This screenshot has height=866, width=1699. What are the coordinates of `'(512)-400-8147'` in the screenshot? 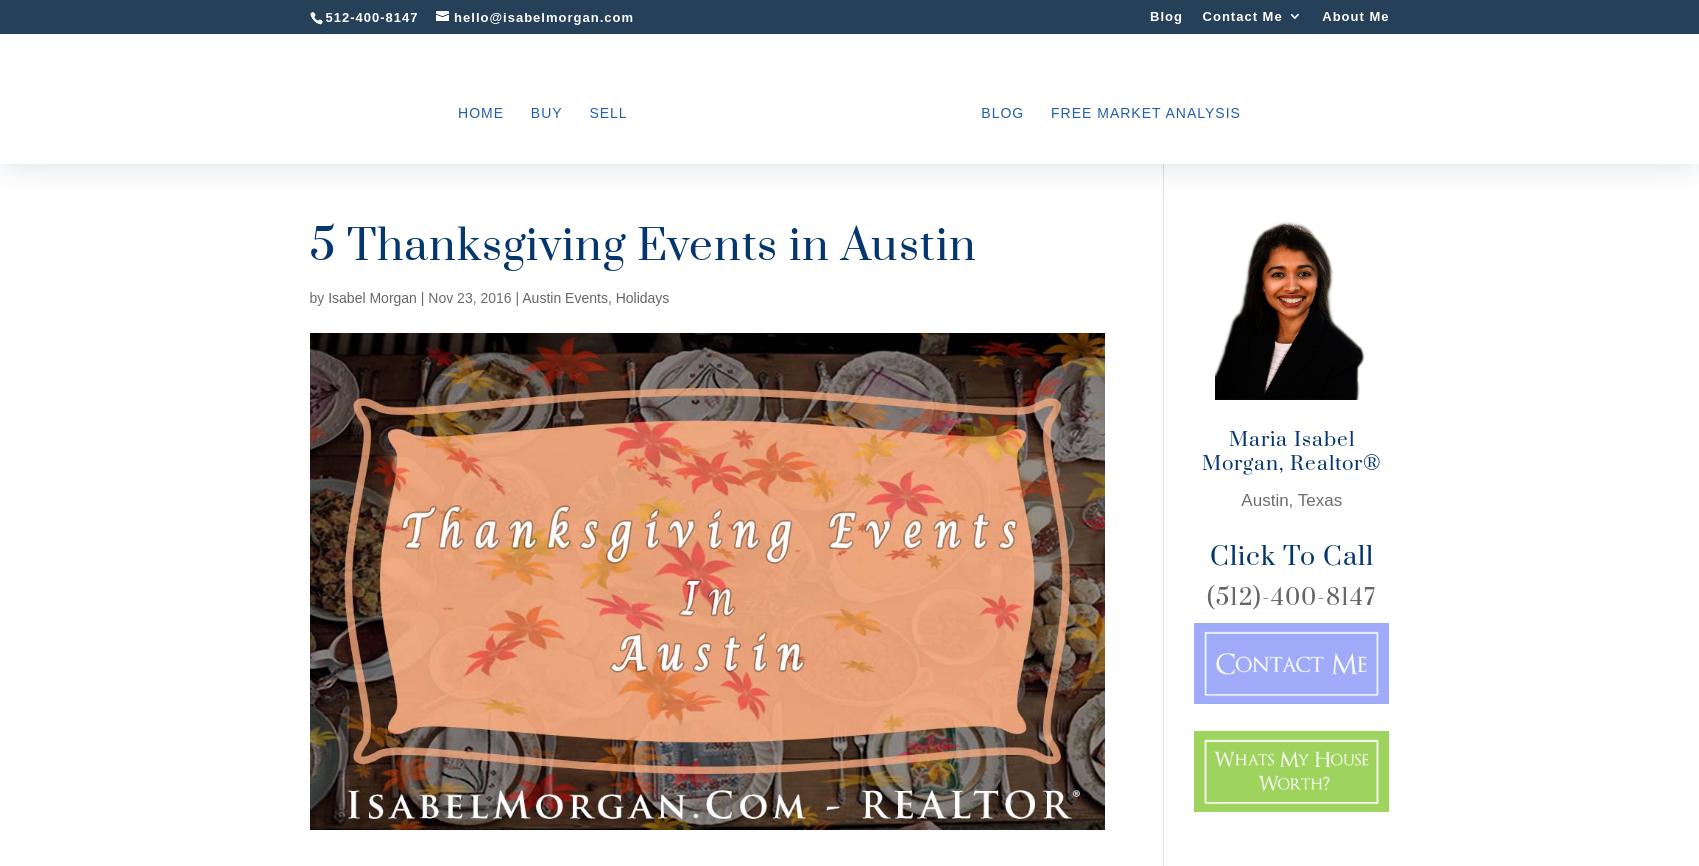 It's located at (1290, 597).